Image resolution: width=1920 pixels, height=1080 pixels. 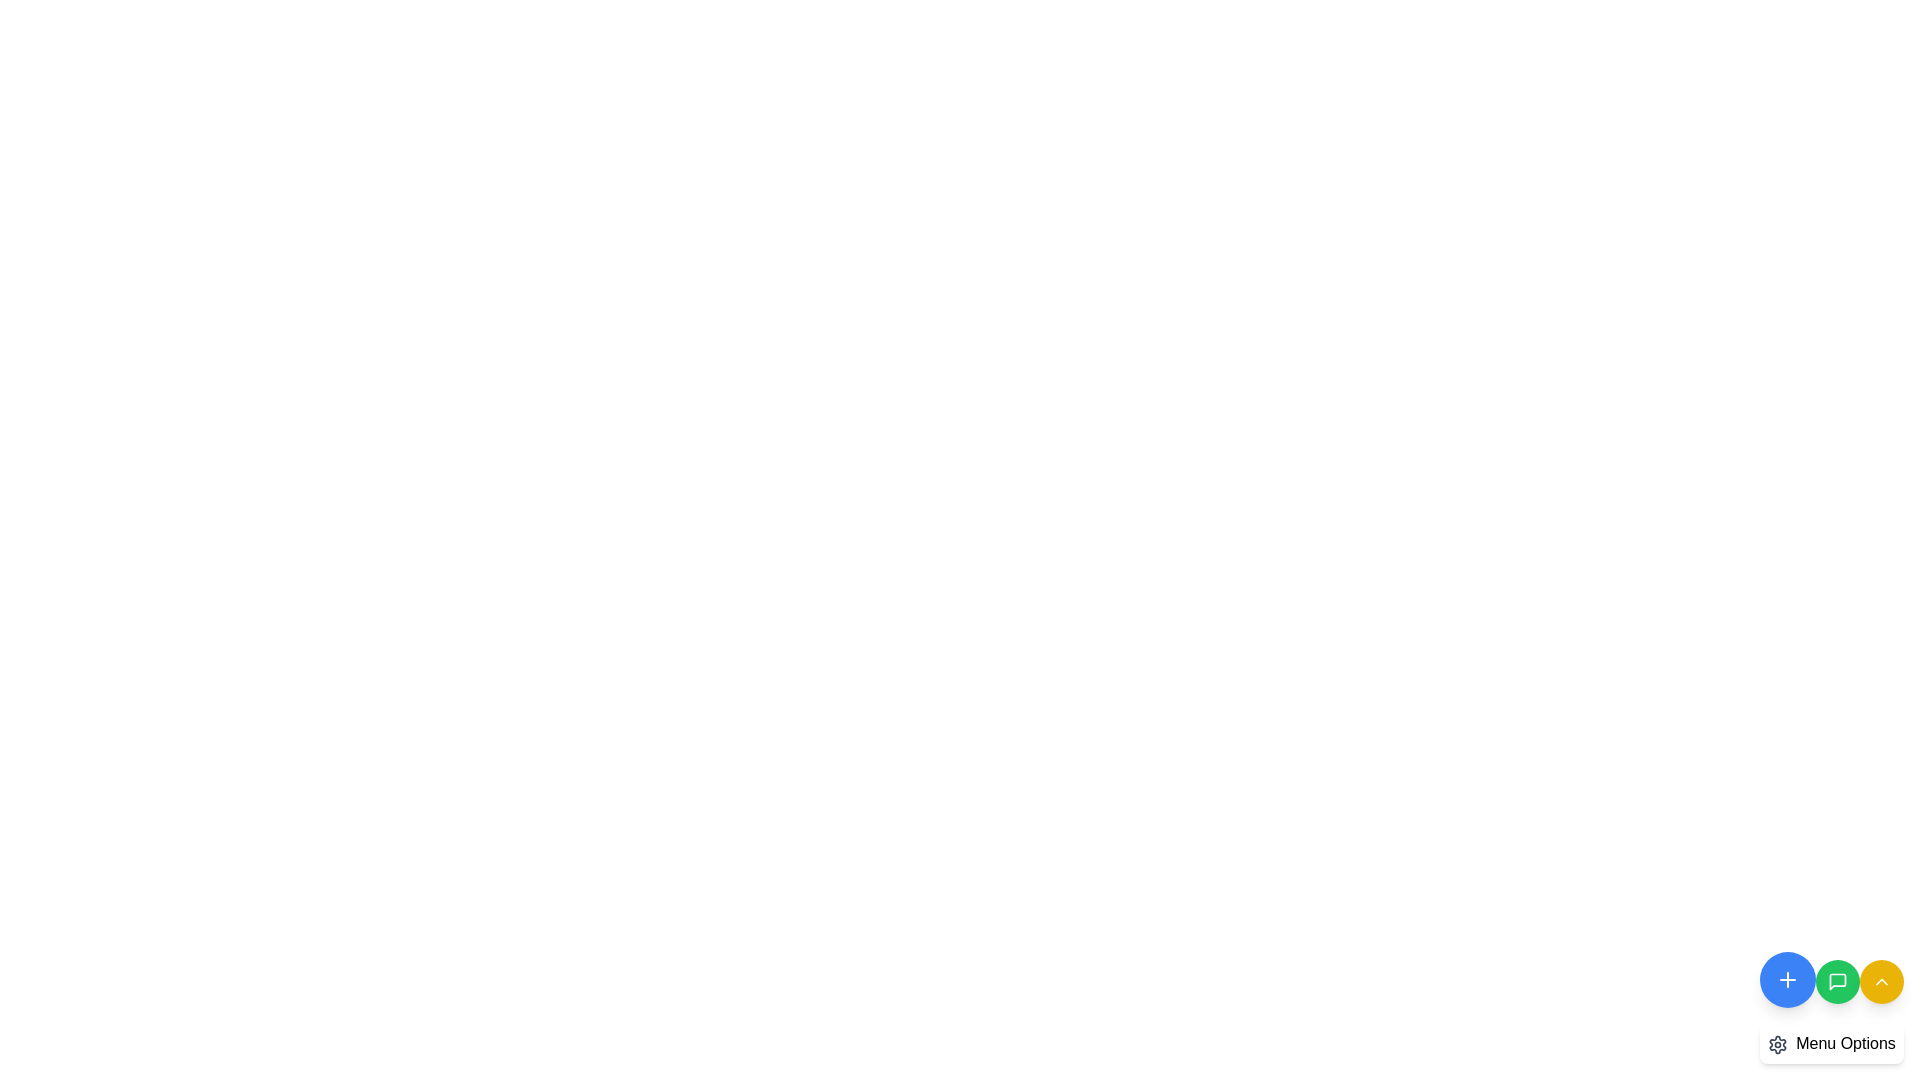 I want to click on the circular green button with a speech bubble icon, which is the second button among three horizontally aligned buttons at the bottom-right corner of the interface, so click(x=1832, y=1003).